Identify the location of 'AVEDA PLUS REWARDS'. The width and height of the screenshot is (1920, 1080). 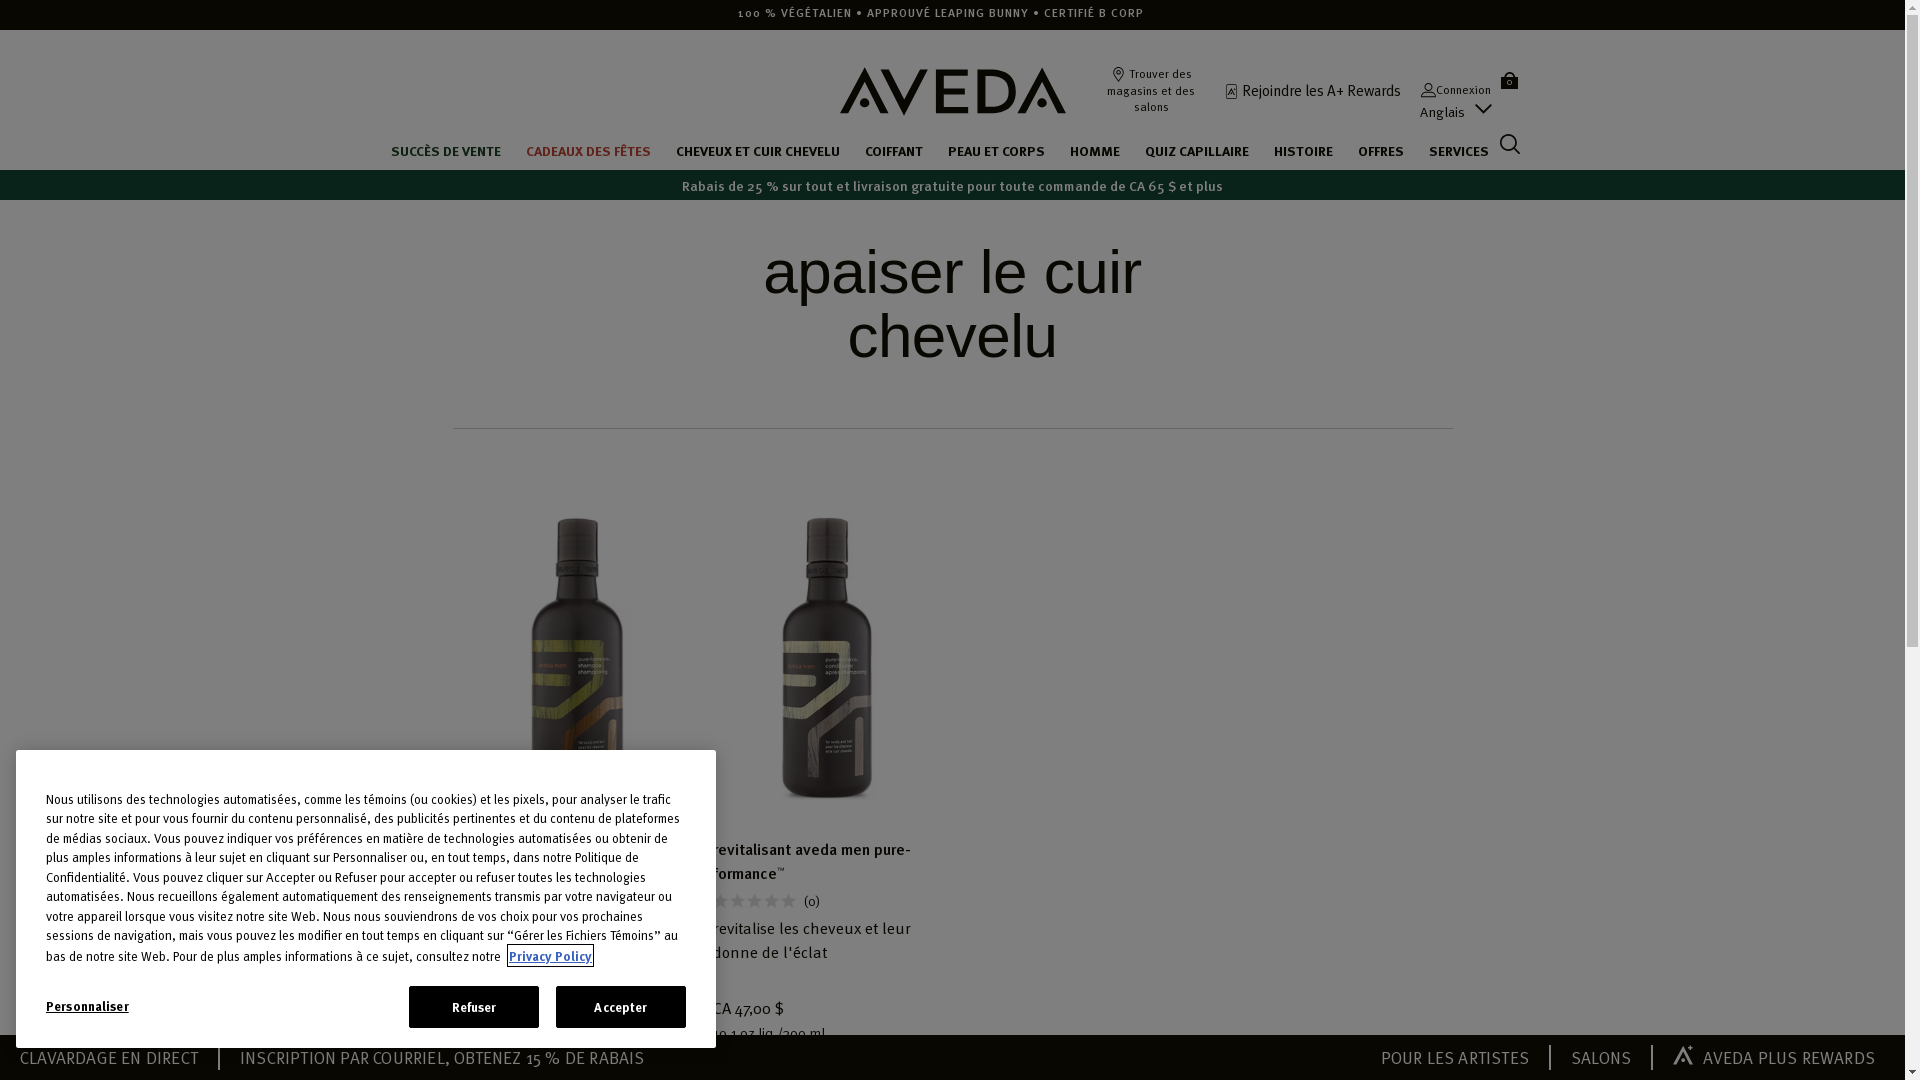
(1774, 1055).